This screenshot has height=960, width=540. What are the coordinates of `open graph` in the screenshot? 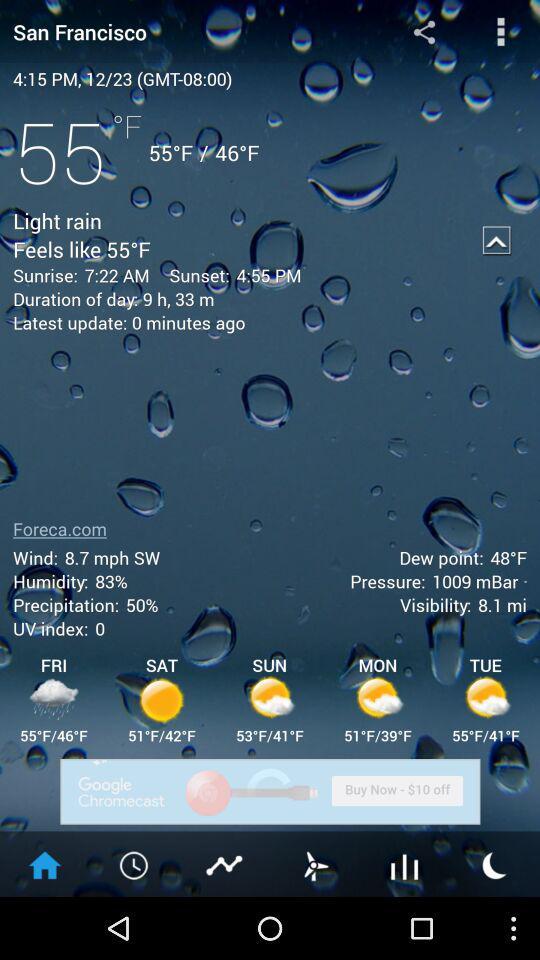 It's located at (405, 863).